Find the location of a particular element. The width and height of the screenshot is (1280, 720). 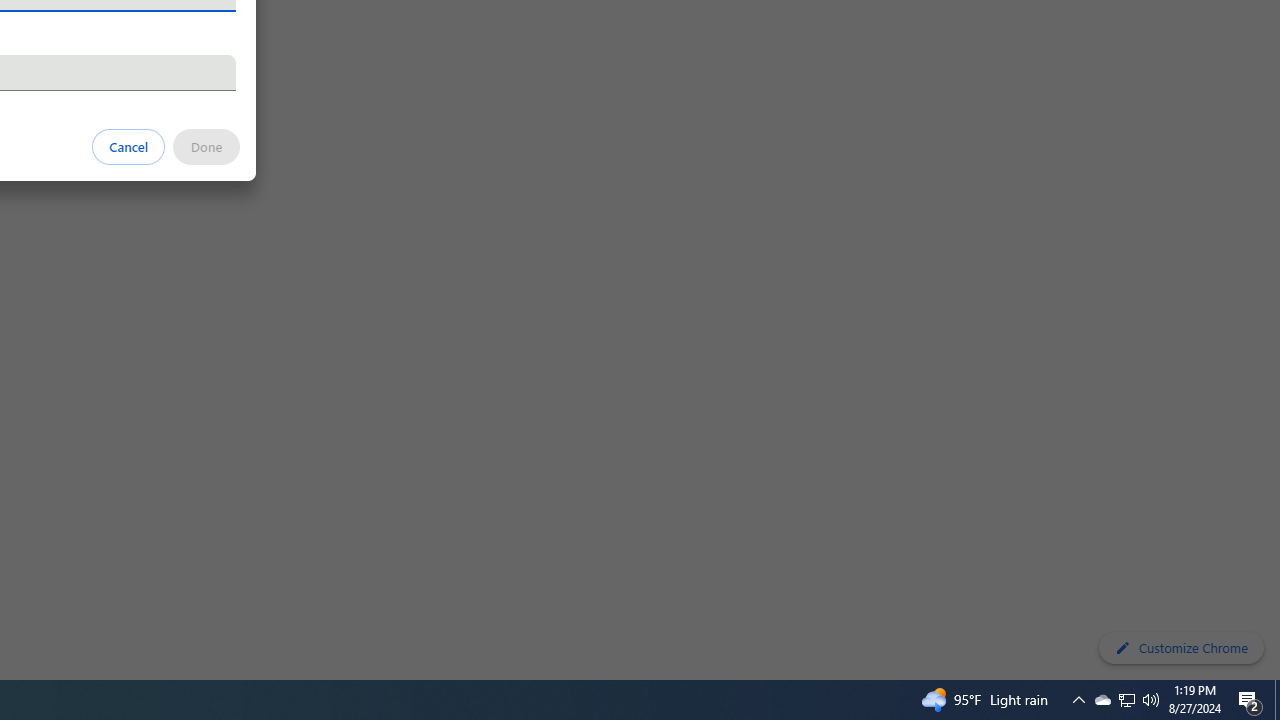

'Cancel' is located at coordinates (128, 145).